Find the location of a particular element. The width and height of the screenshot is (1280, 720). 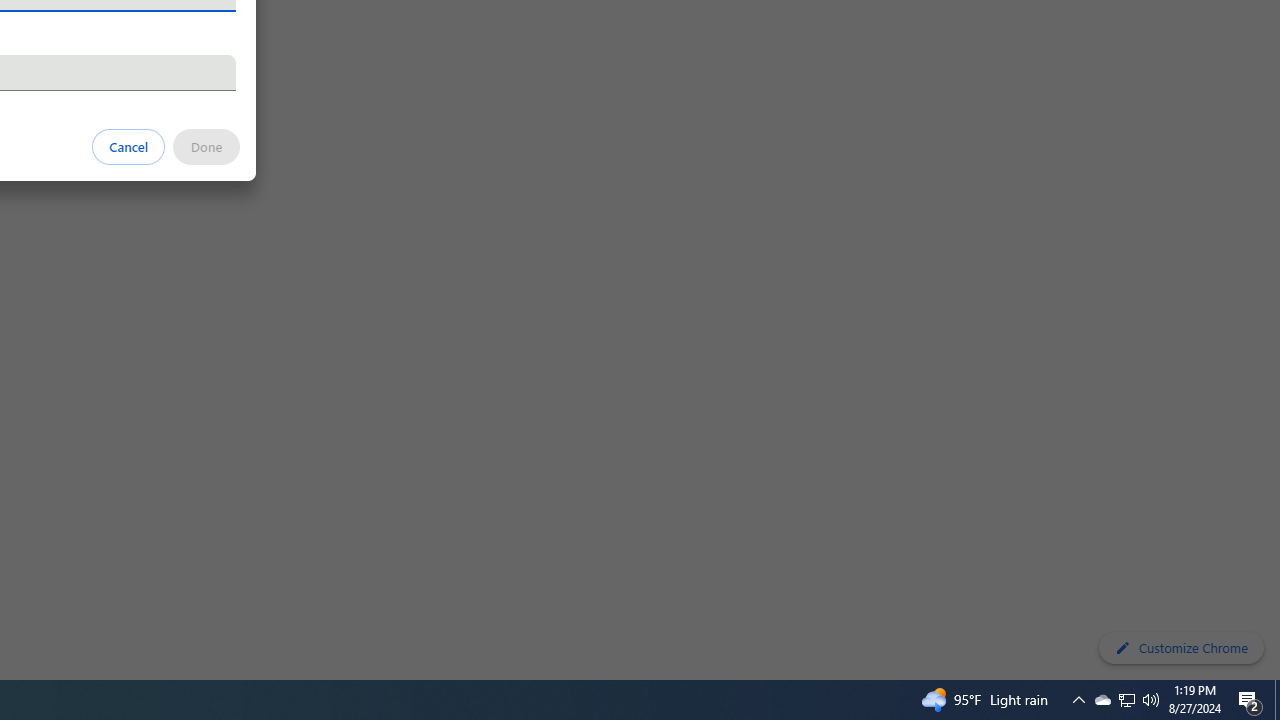

'Cancel' is located at coordinates (128, 145).